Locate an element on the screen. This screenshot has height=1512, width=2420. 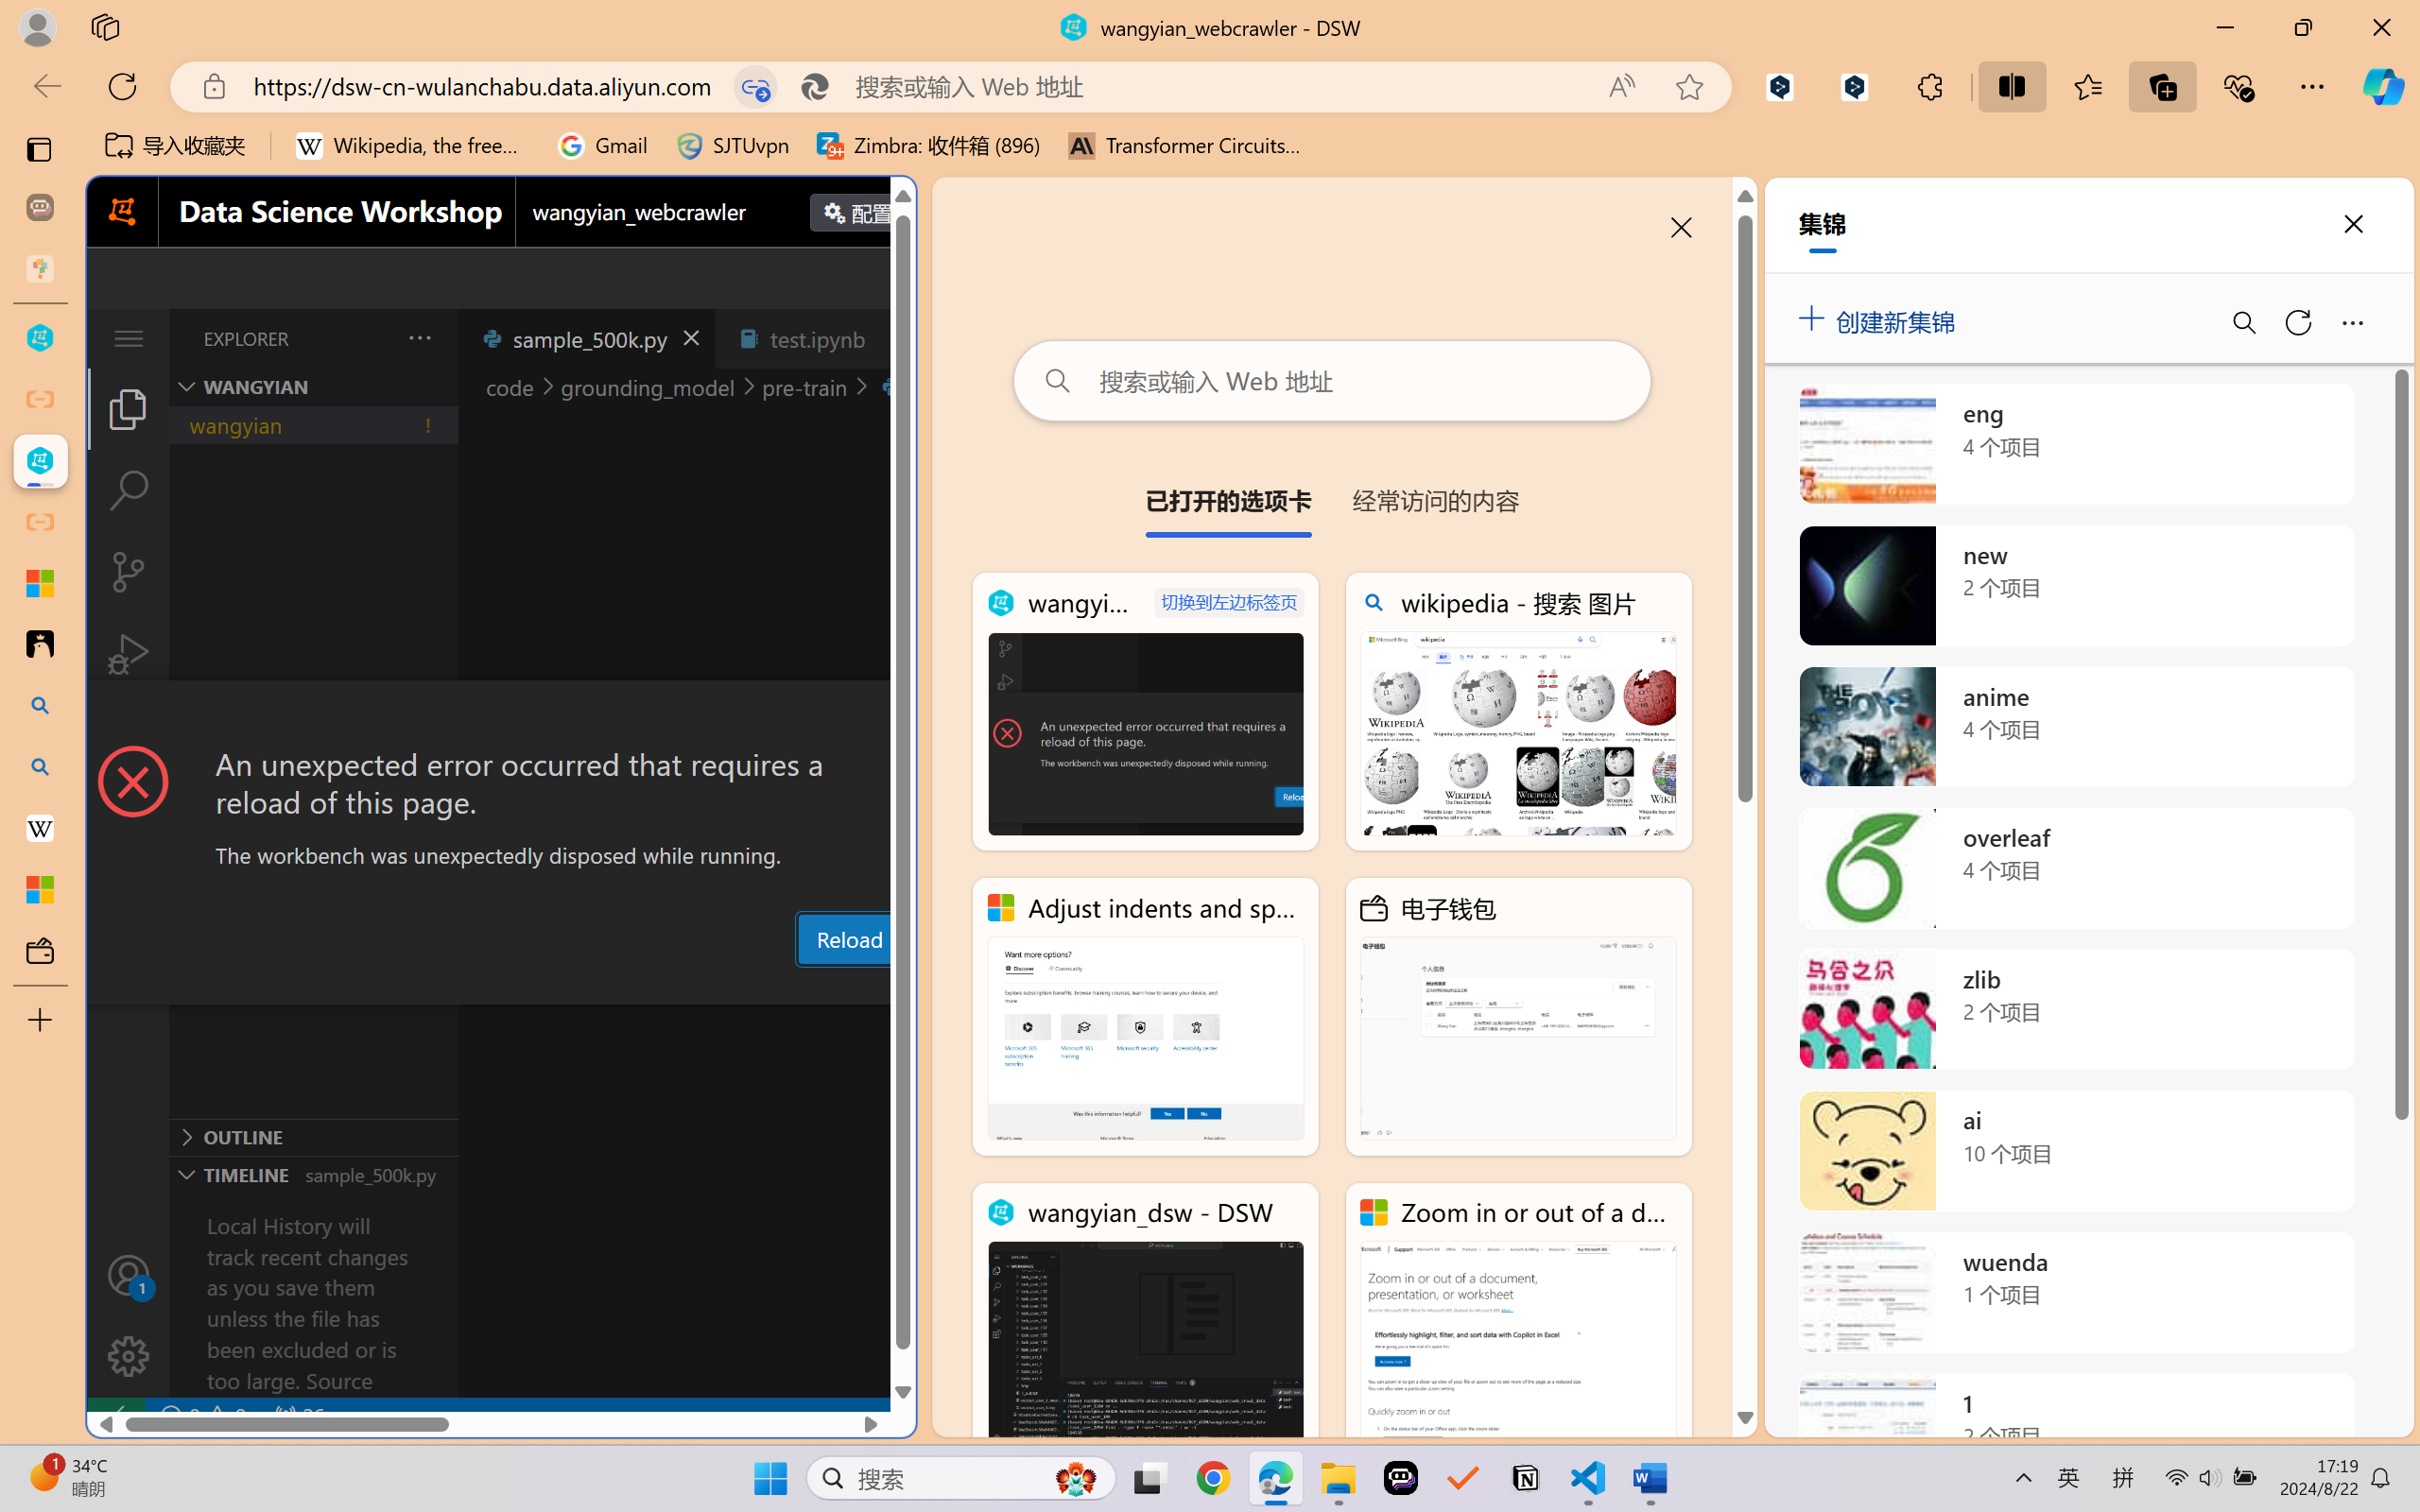
'Close (Ctrl+F4)' is located at coordinates (892, 337).